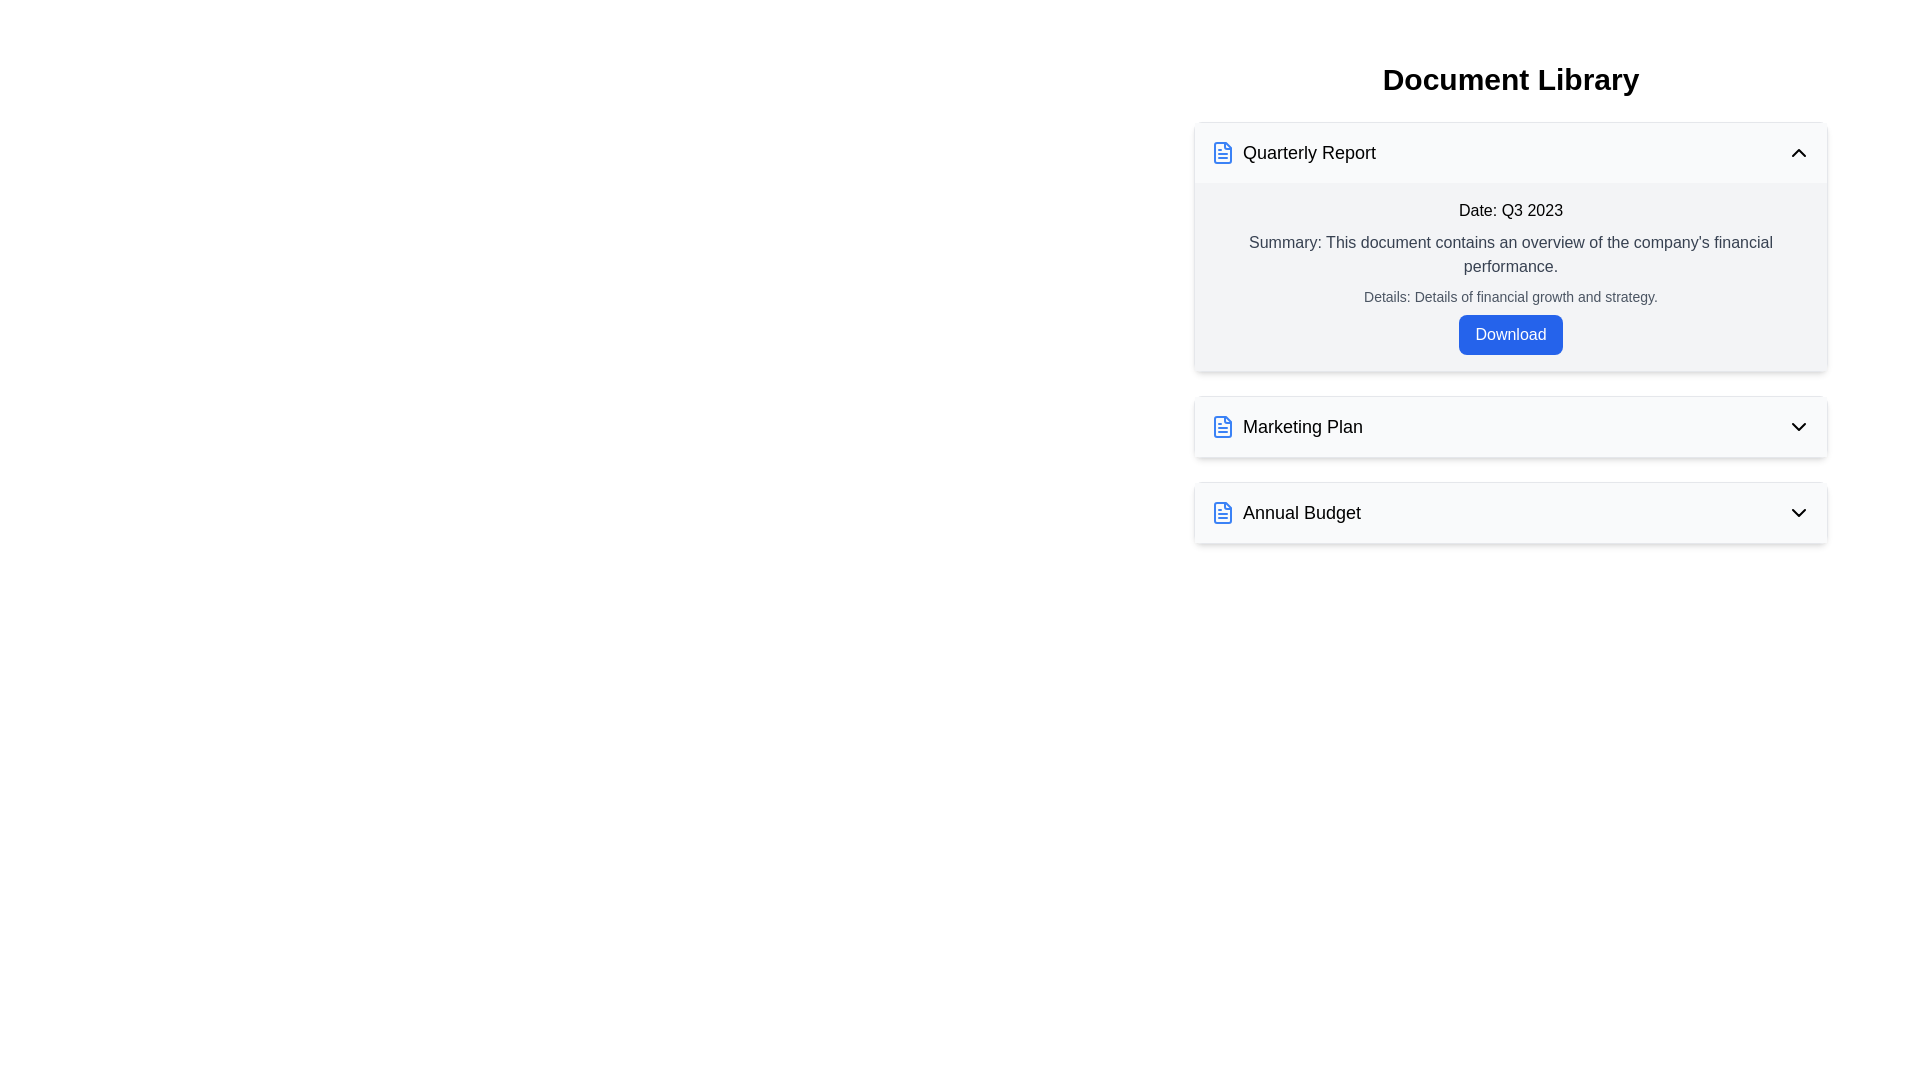 This screenshot has width=1920, height=1080. Describe the element at coordinates (1511, 253) in the screenshot. I see `static text element that displays 'Summary: This document contains an overview of the company's financial performance.' located in the 'Quarterly Report' section, specifically positioned beneath 'Date: Q3 2023'` at that location.